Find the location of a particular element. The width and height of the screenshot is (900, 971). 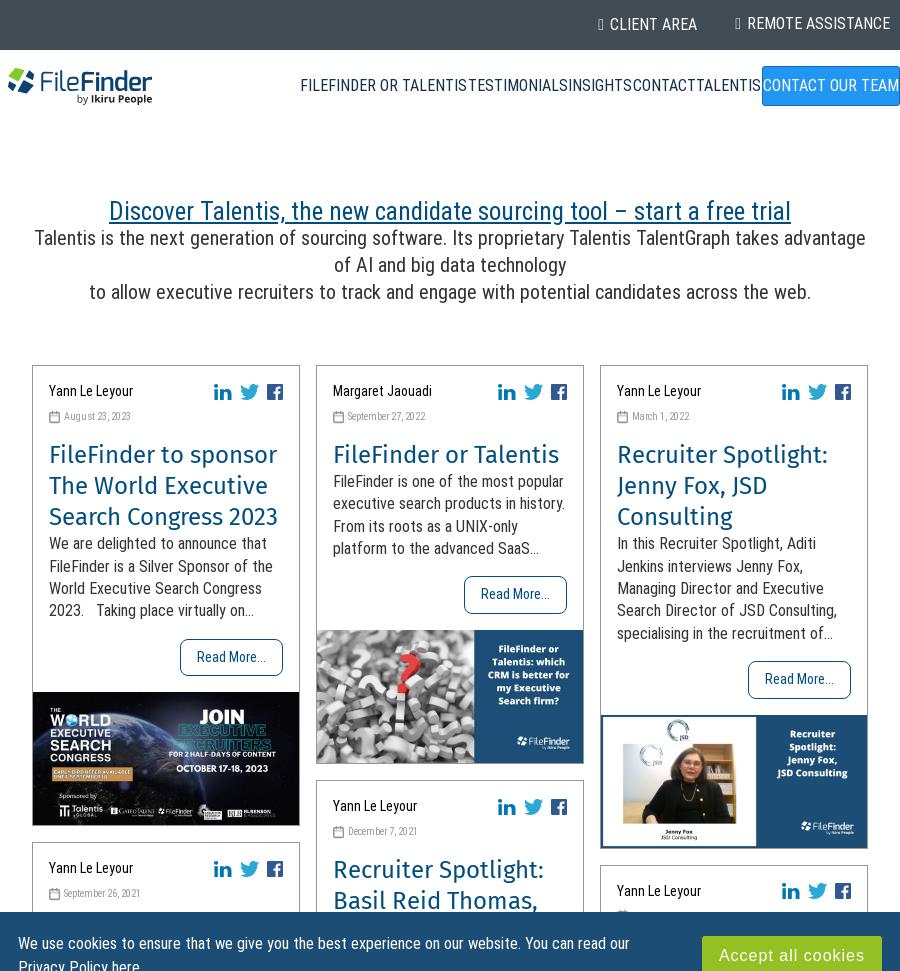

'Client area' is located at coordinates (653, 24).